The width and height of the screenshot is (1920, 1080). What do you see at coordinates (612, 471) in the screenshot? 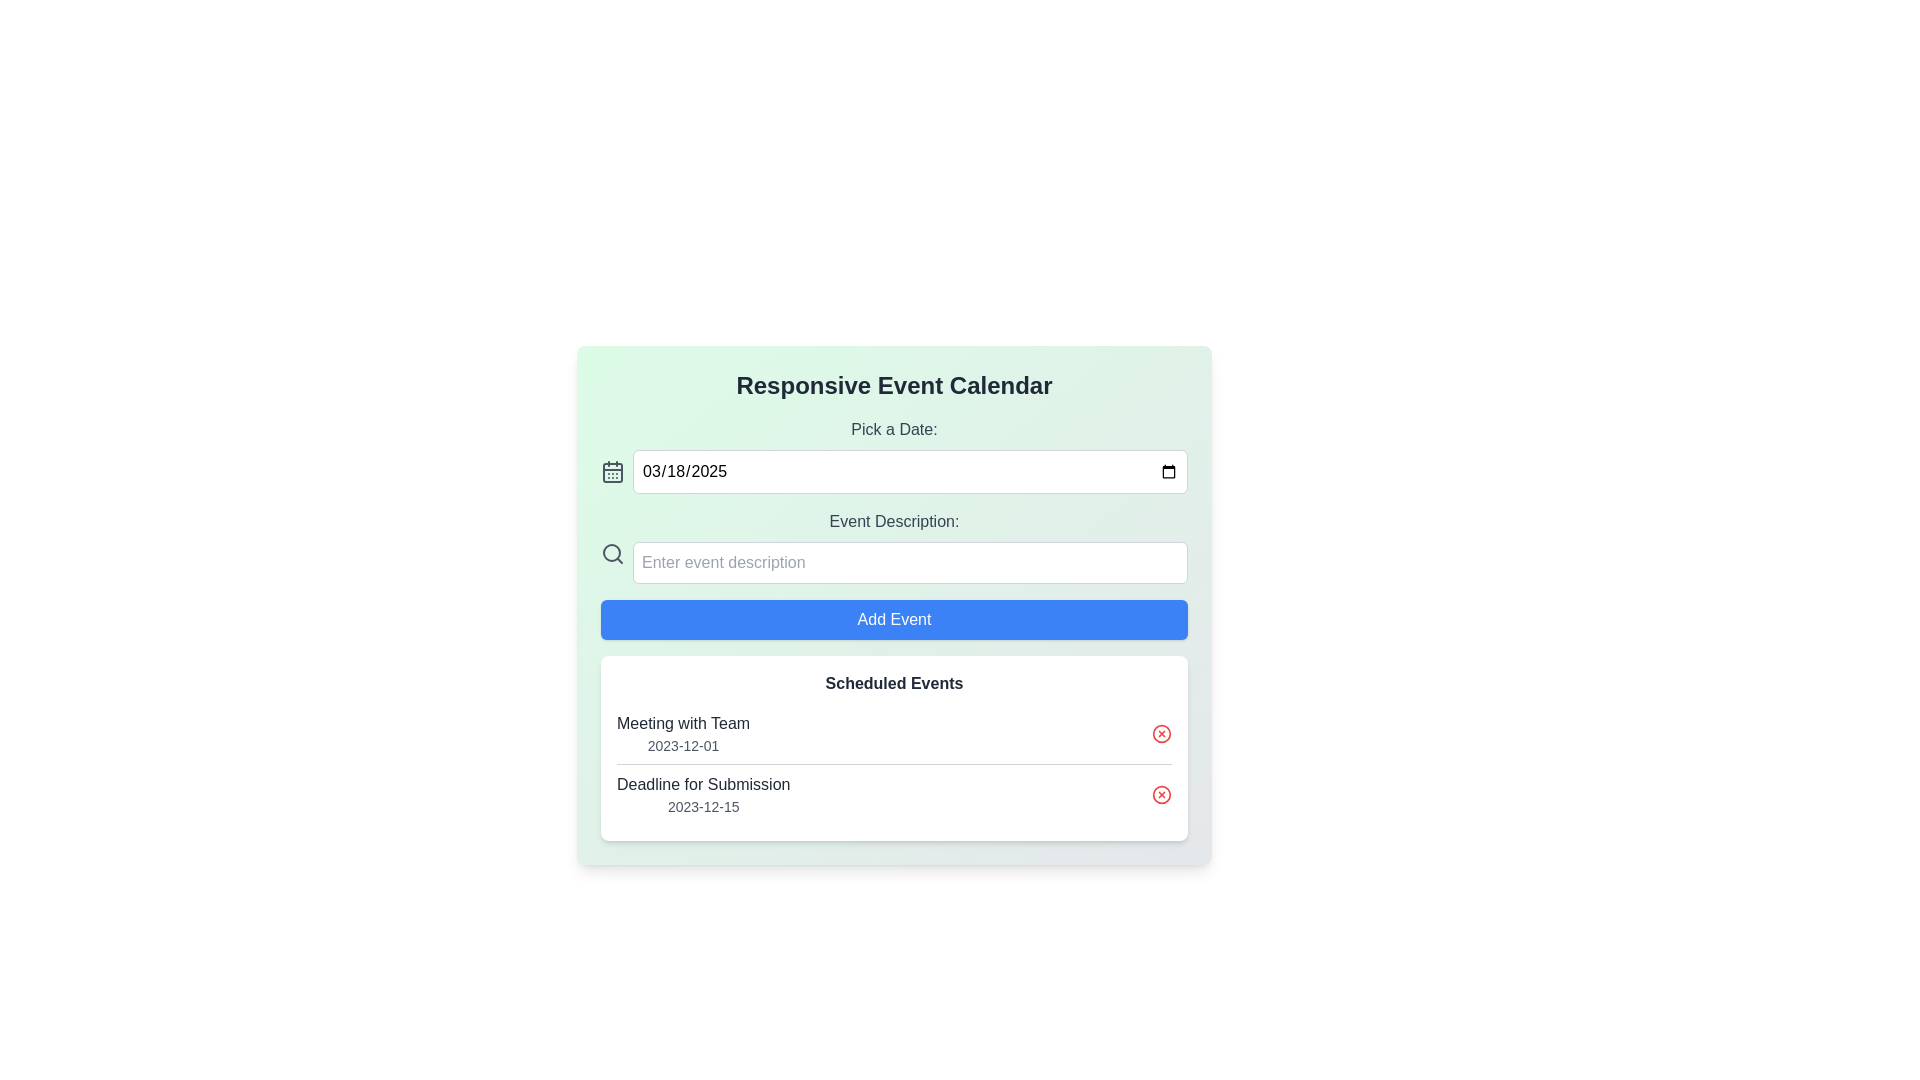
I see `the calendar icon located to the left of the date input box in the 'Pick a Date' section, which has a grayish square outline with rounded corners and resembles a calendar structure` at bounding box center [612, 471].